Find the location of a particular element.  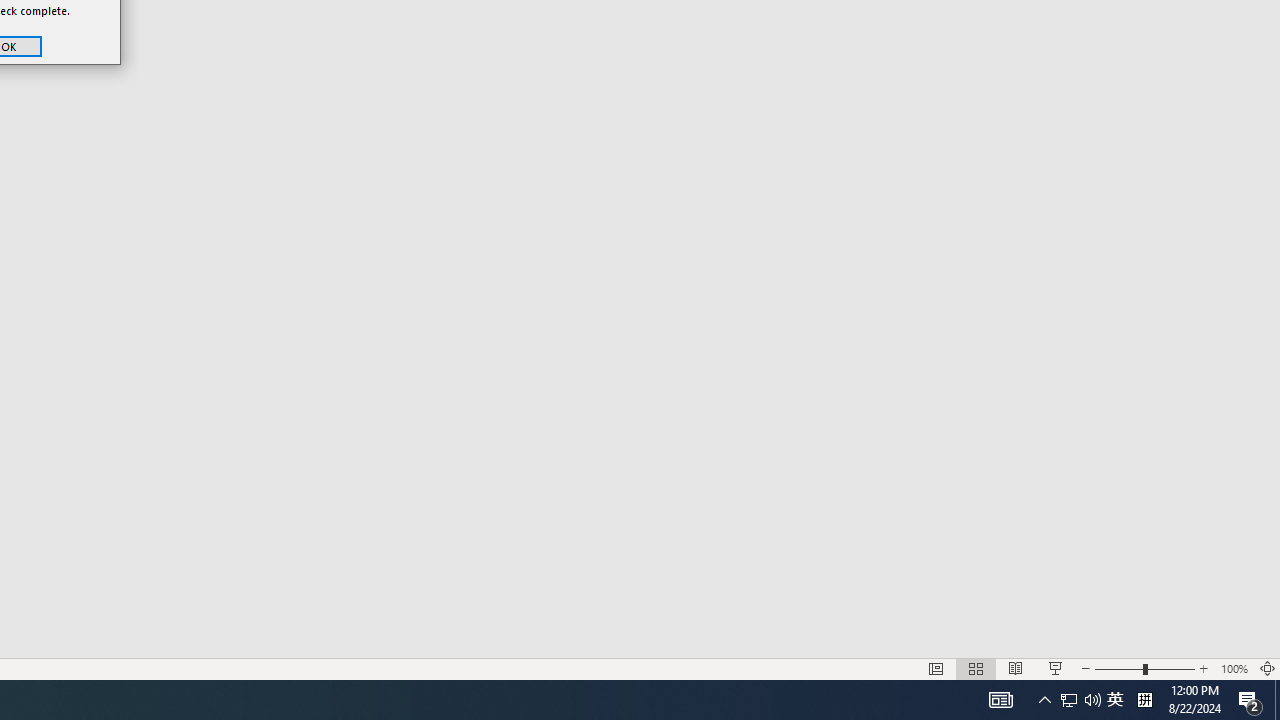

'Zoom 100%' is located at coordinates (1233, 669).